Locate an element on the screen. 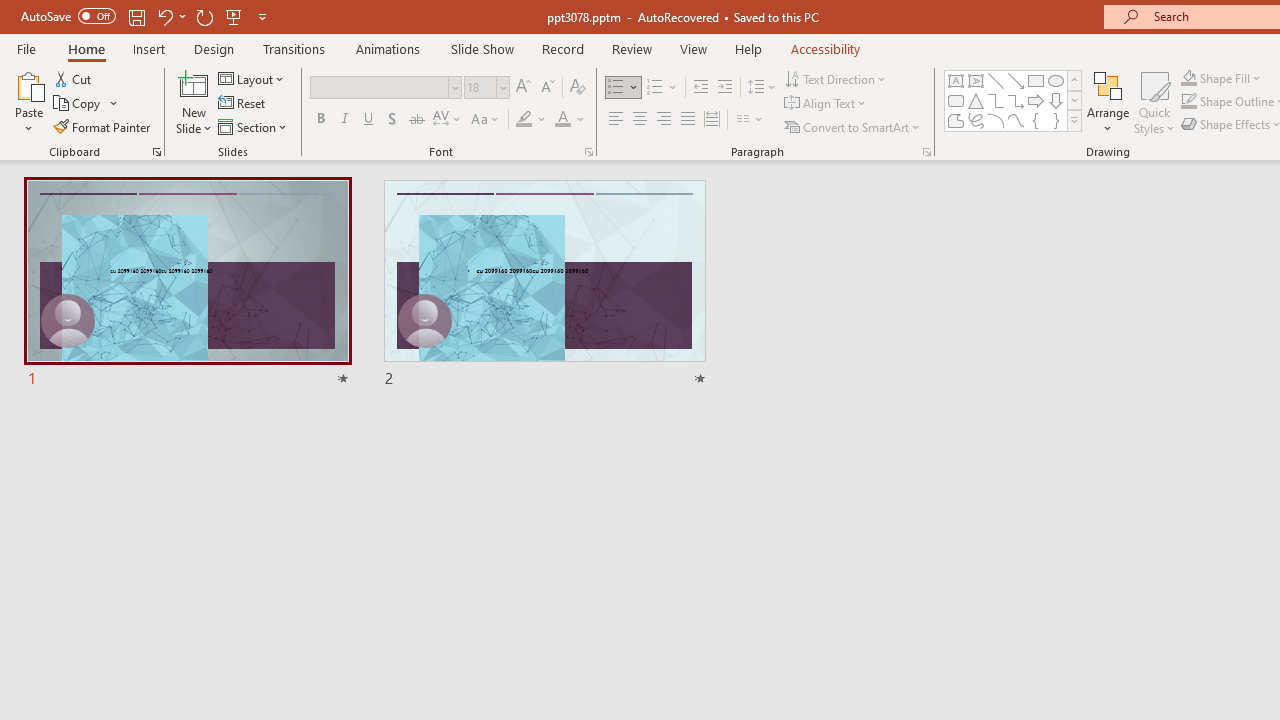  'Font Color Red' is located at coordinates (561, 119).